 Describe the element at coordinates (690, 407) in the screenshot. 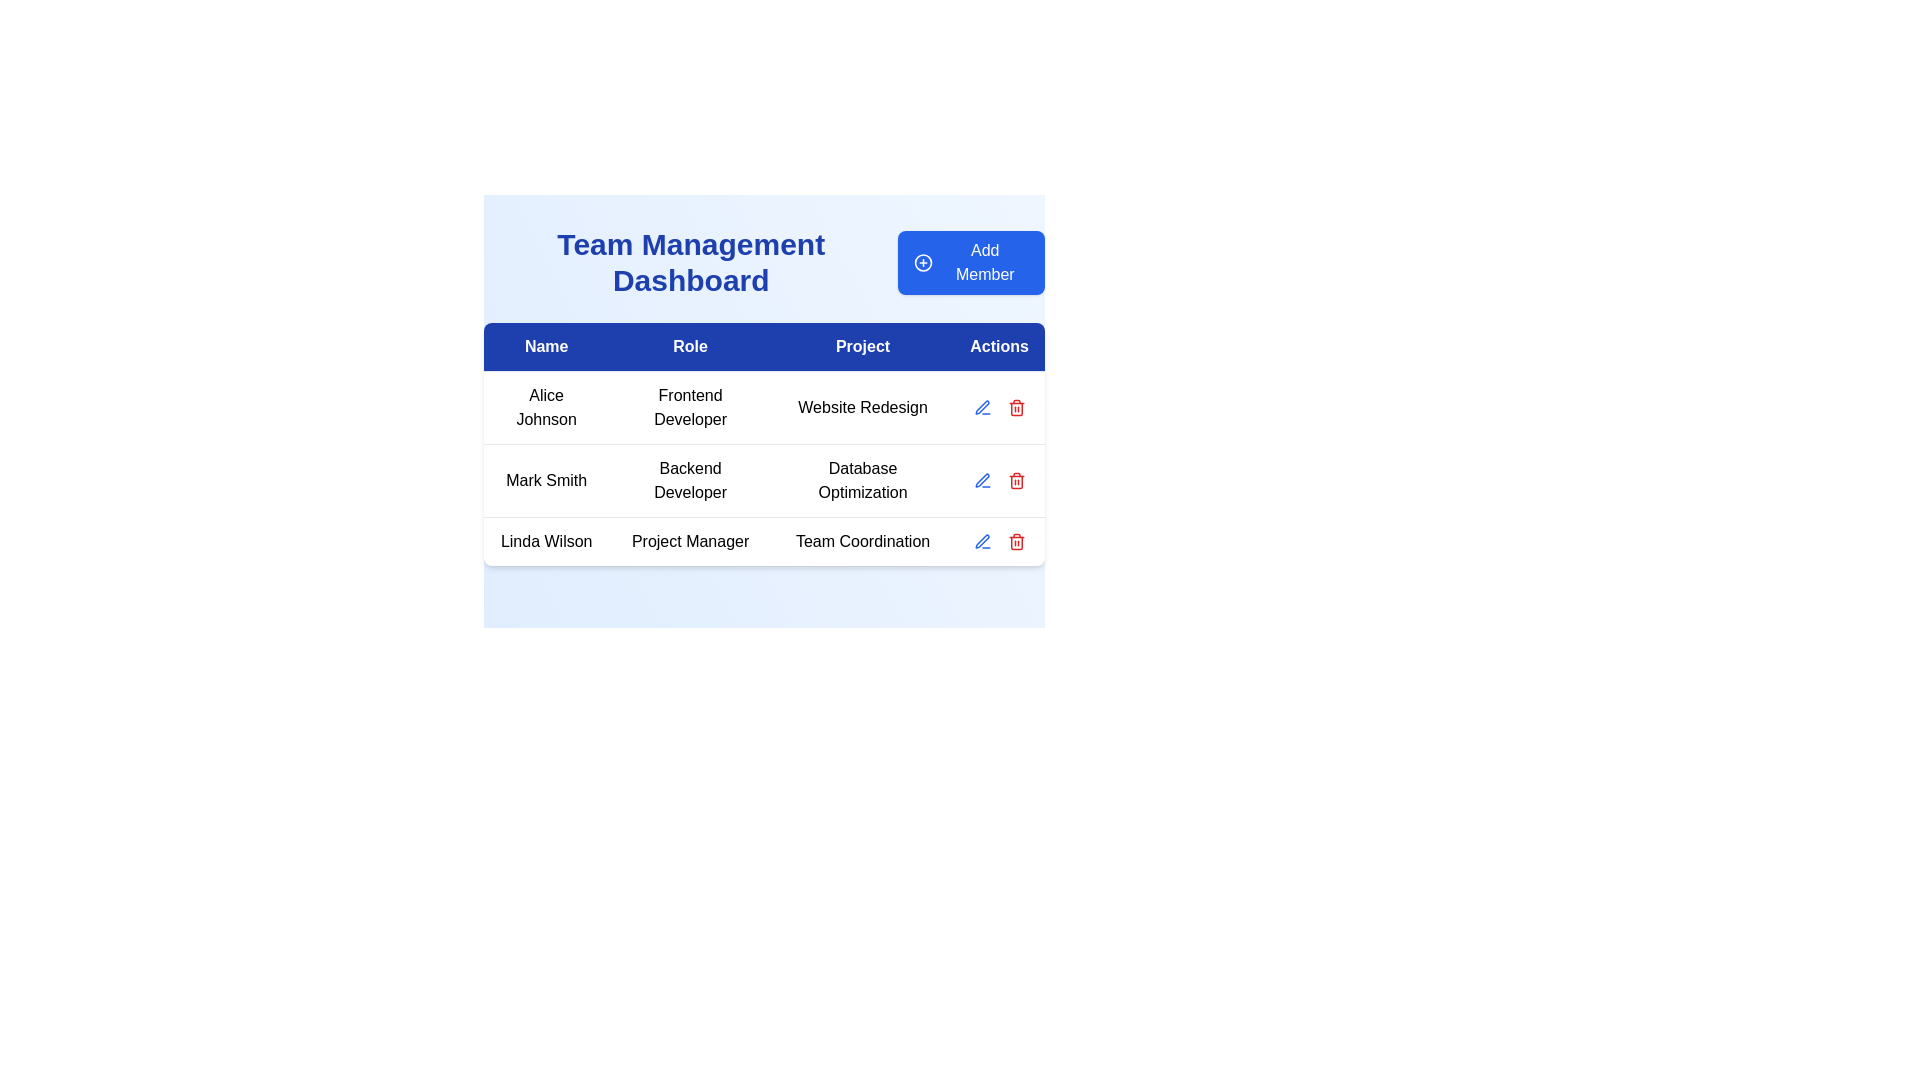

I see `the text label indicating 'Frontend Developer' in the second column of the first row under the 'Role' column heading` at that location.